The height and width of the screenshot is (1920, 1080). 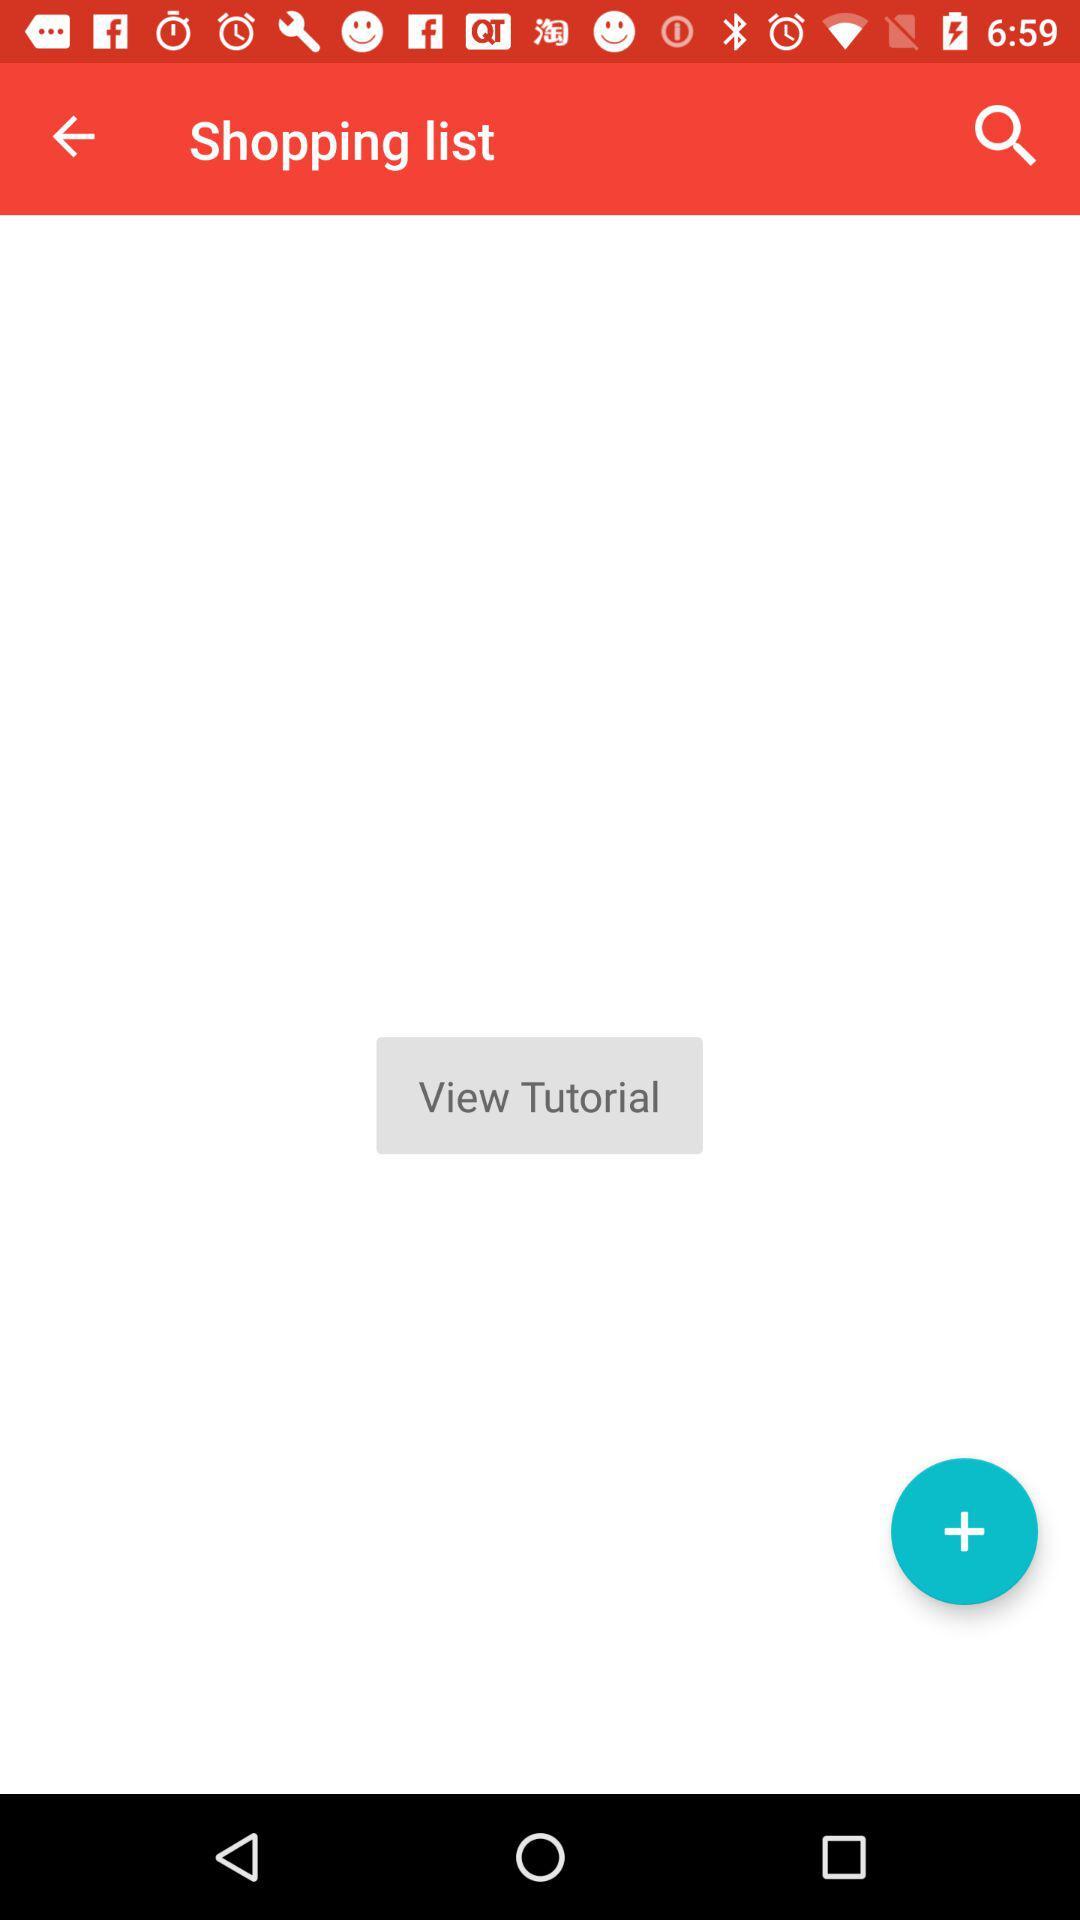 I want to click on tutorial, so click(x=540, y=1004).